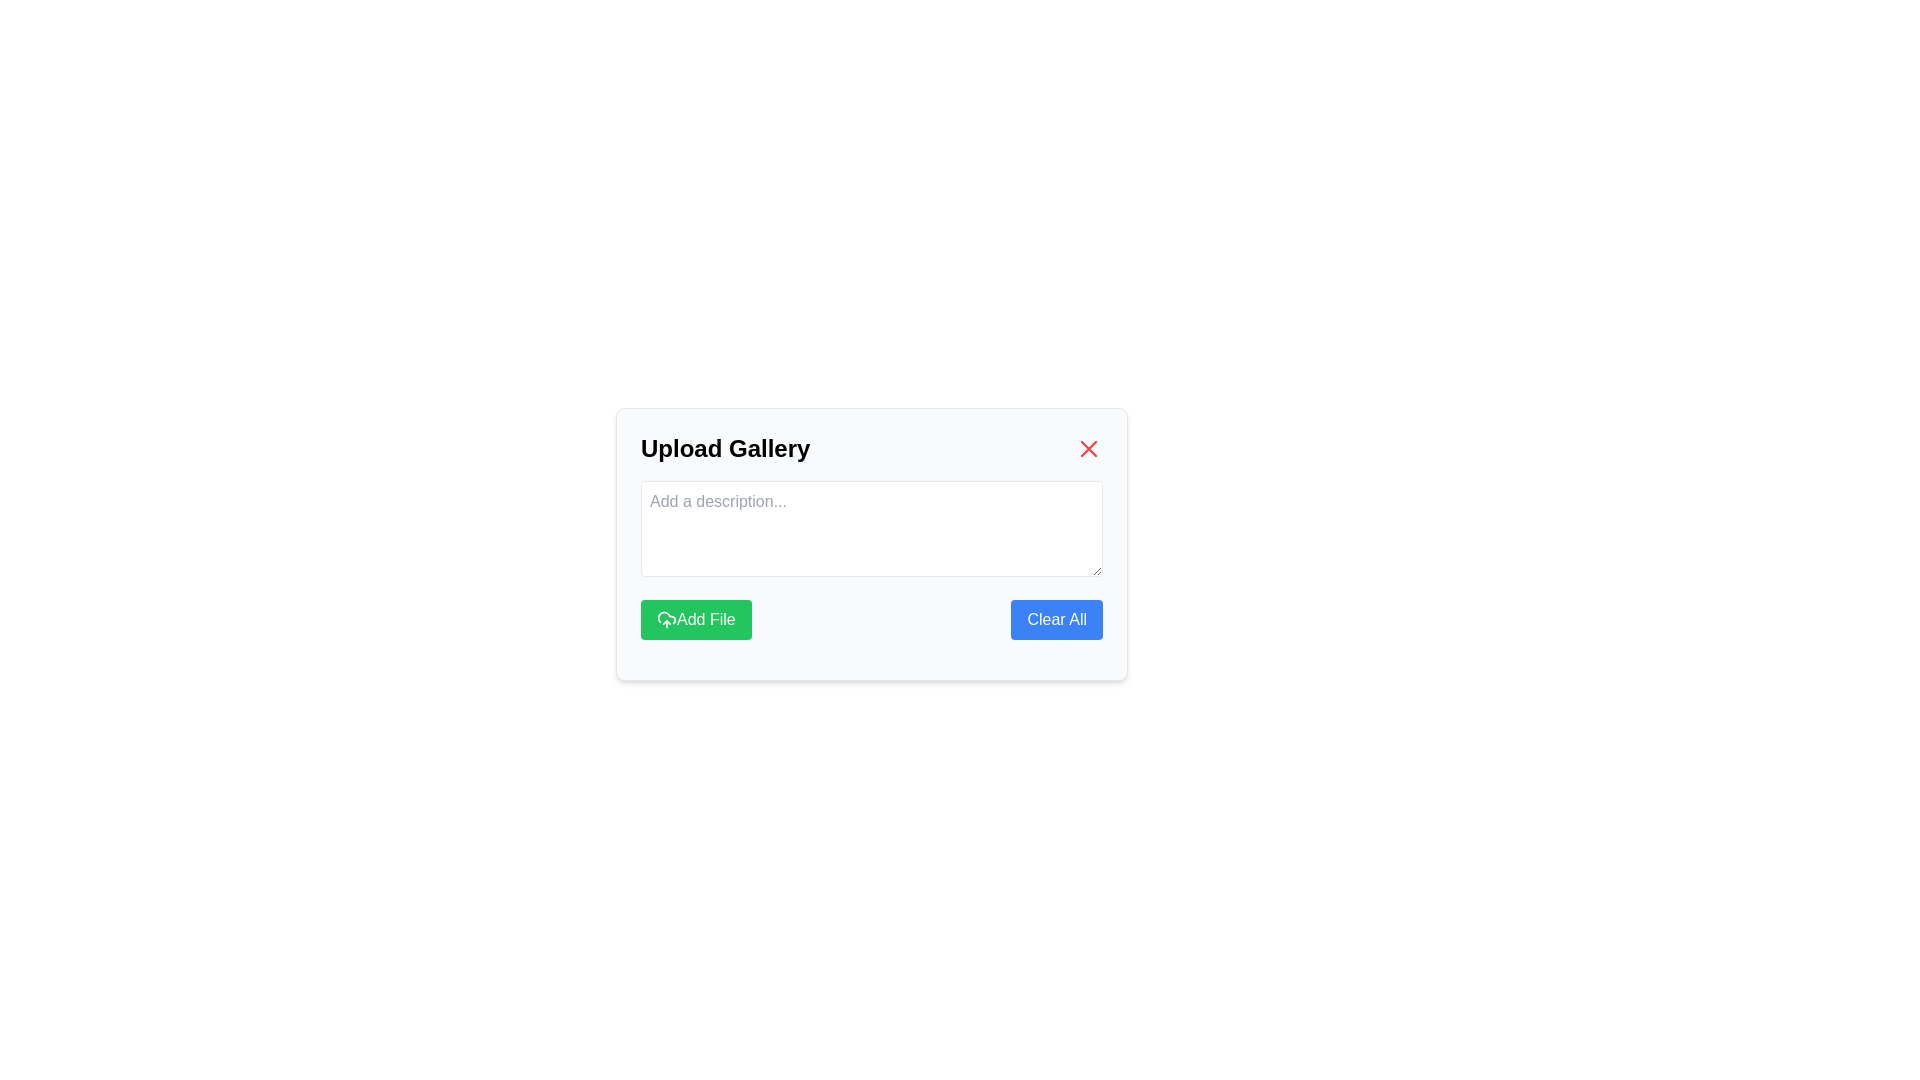 The height and width of the screenshot is (1080, 1920). I want to click on the lower part of the cloud-shaped icon with a thin stroke, located above the 'Add File' button in the modal, so click(667, 616).